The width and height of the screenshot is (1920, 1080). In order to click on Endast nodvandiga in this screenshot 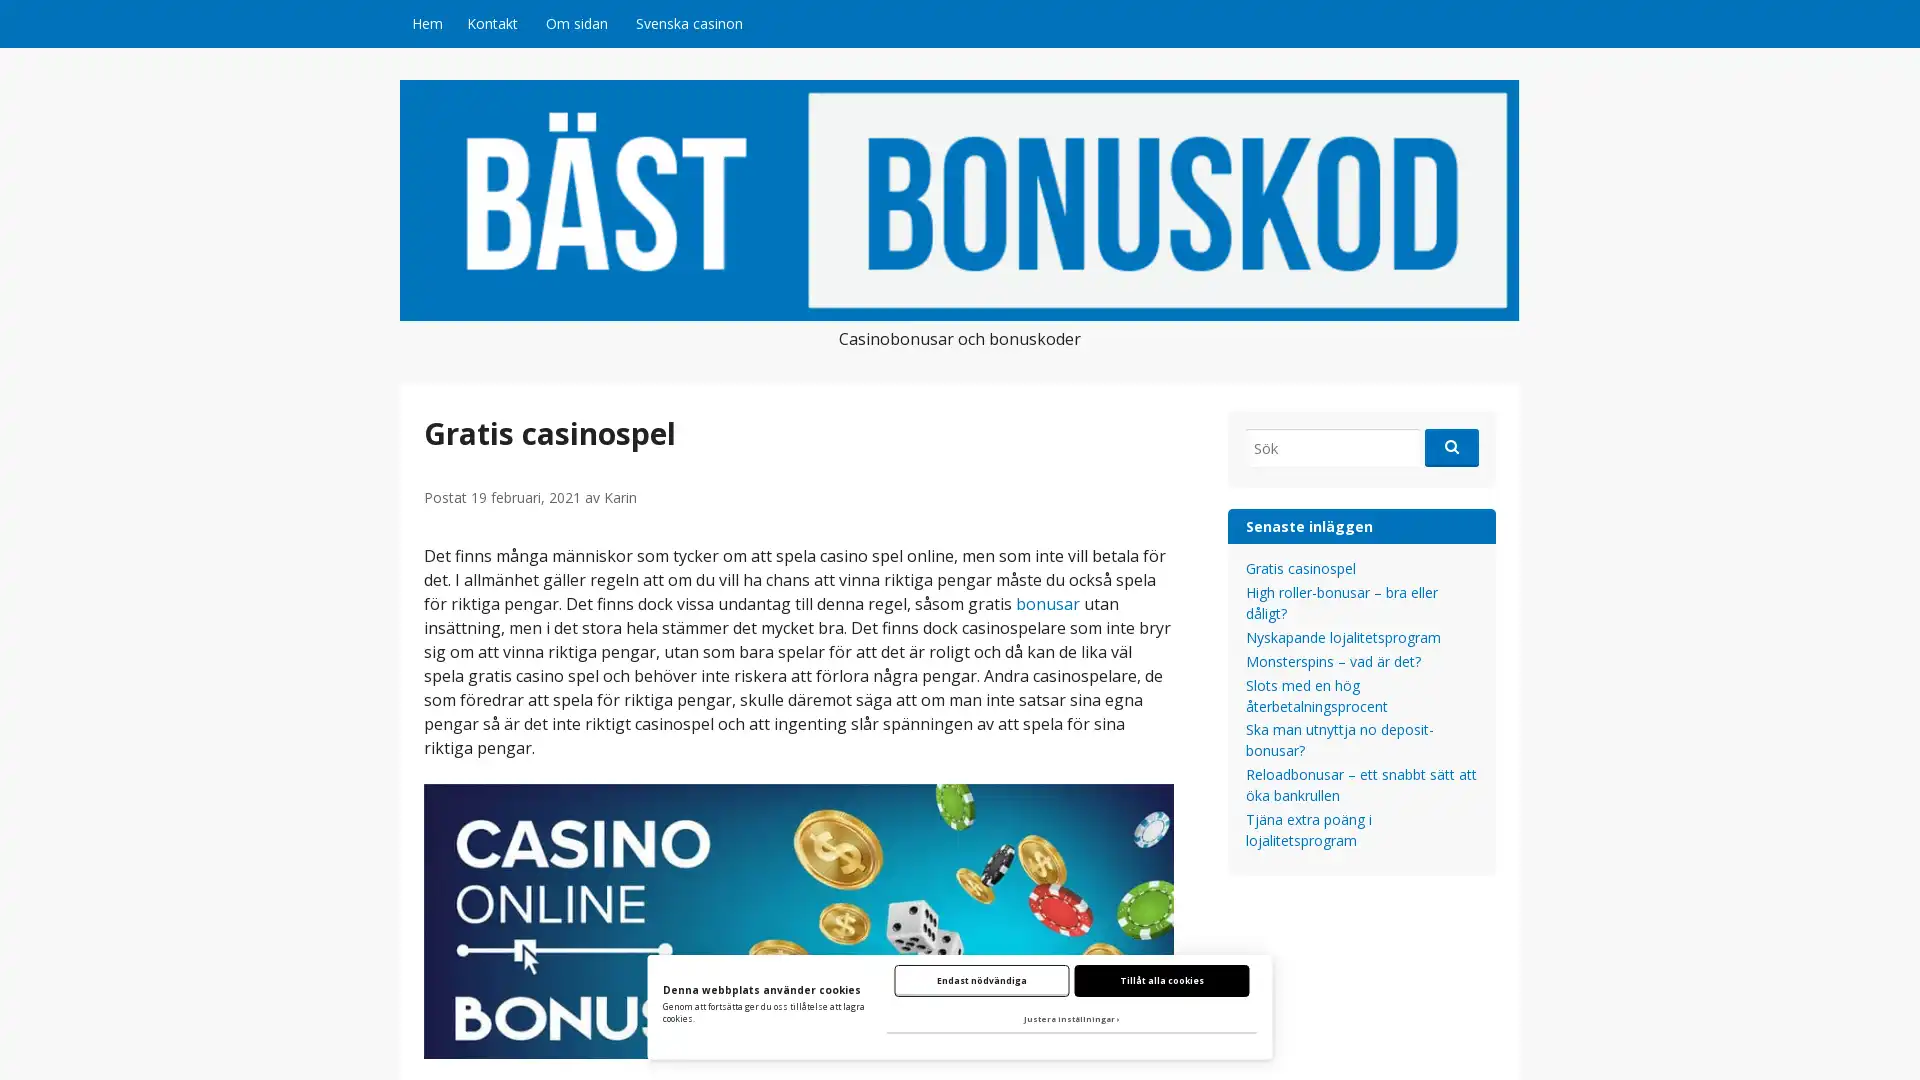, I will do `click(981, 979)`.